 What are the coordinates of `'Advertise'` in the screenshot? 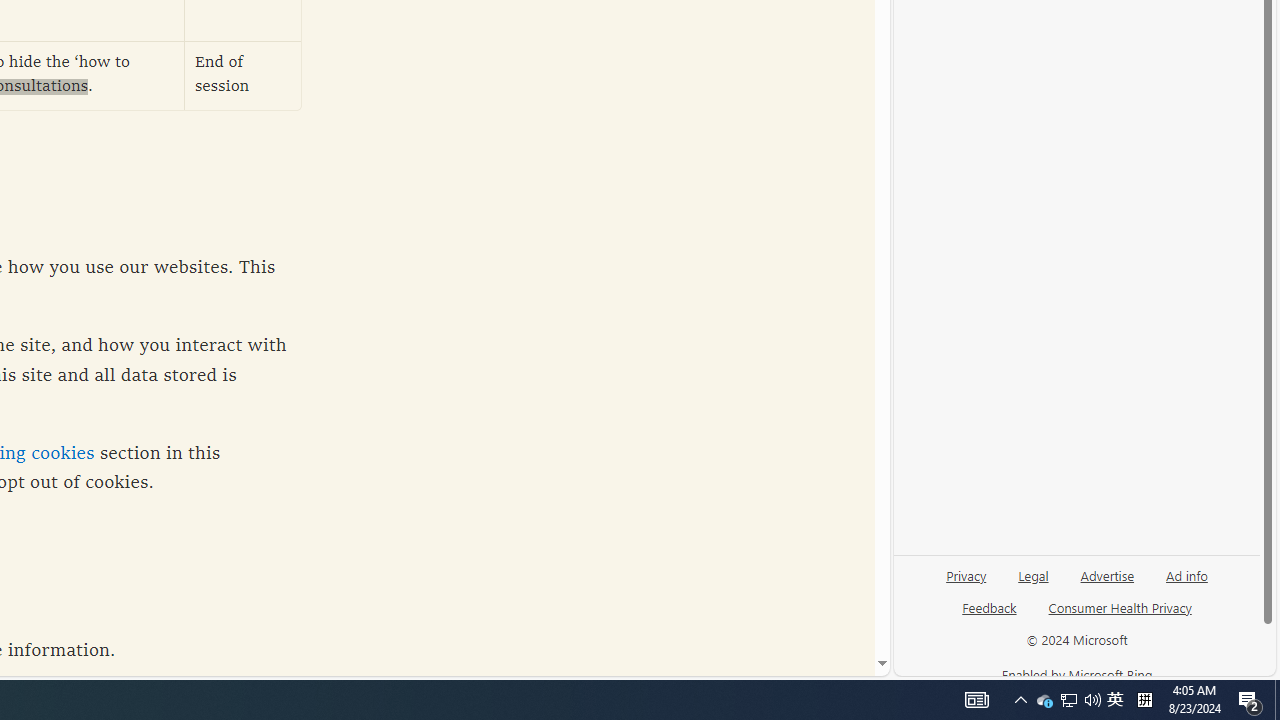 It's located at (1106, 583).